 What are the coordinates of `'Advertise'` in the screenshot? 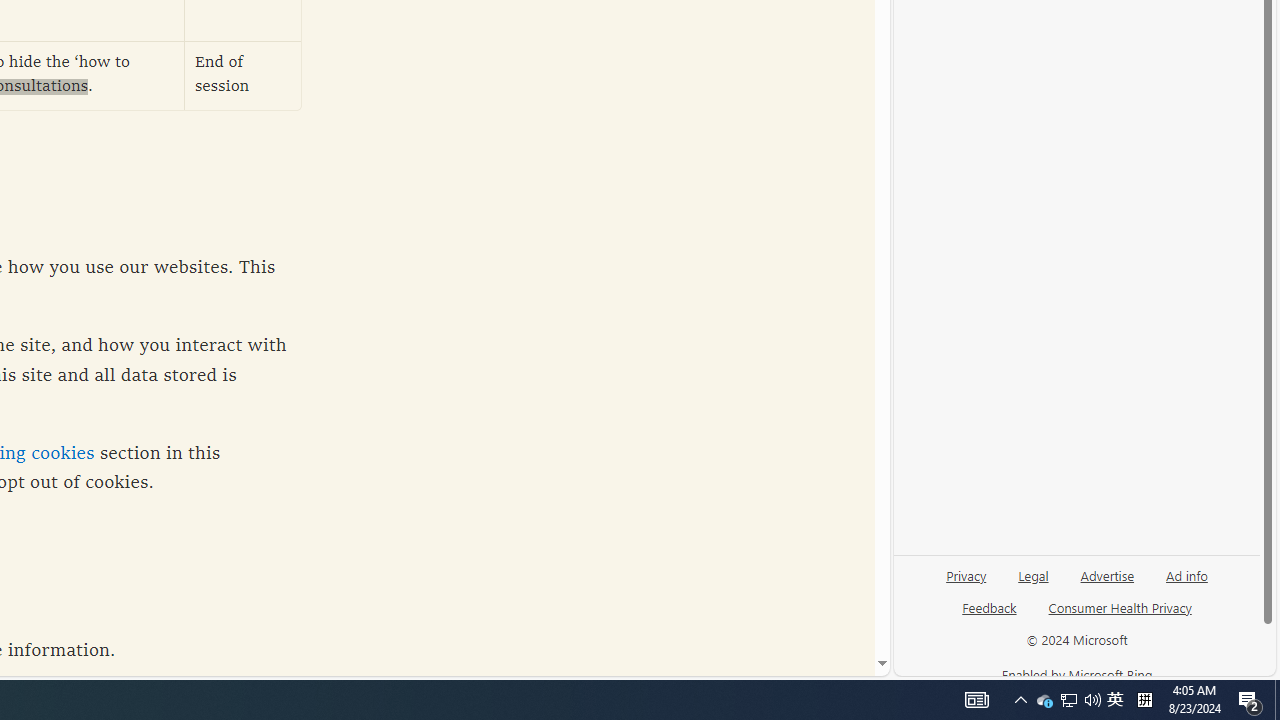 It's located at (1106, 583).